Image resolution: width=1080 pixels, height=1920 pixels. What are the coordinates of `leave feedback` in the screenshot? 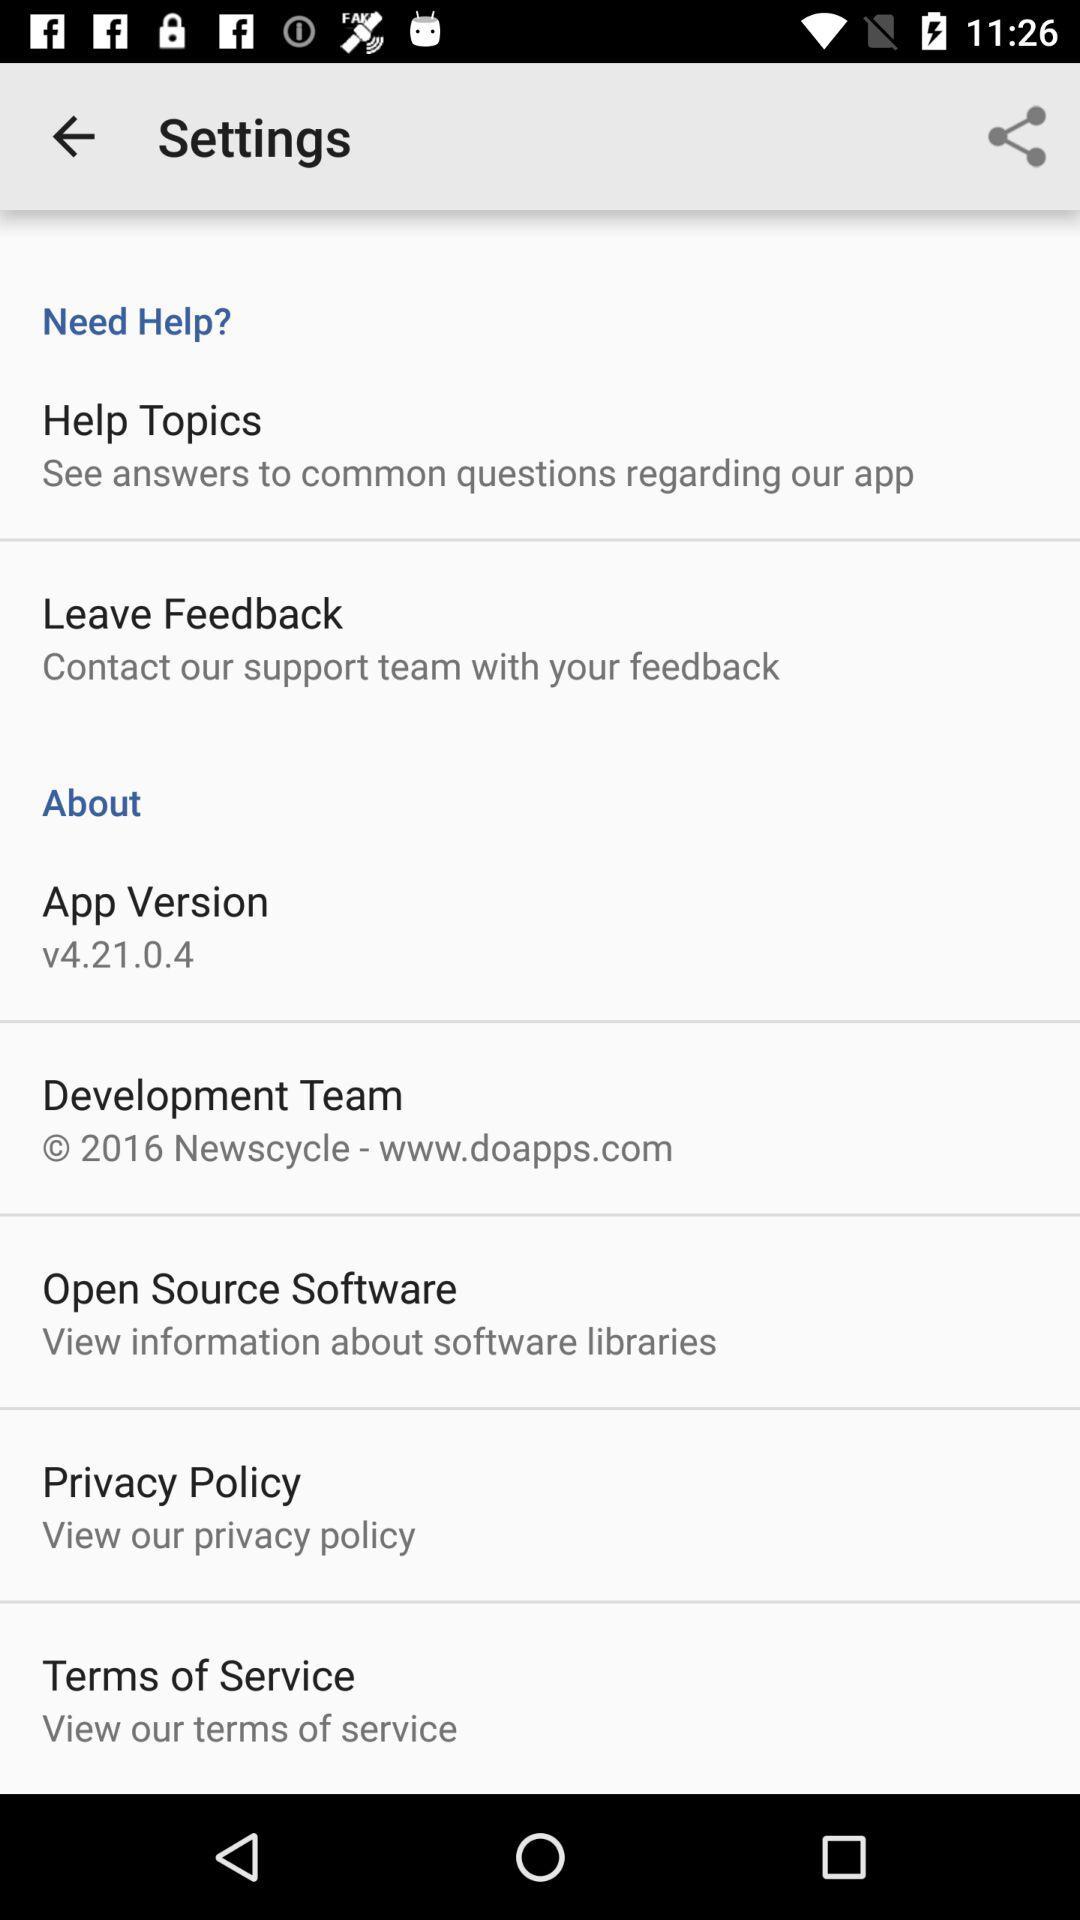 It's located at (192, 611).